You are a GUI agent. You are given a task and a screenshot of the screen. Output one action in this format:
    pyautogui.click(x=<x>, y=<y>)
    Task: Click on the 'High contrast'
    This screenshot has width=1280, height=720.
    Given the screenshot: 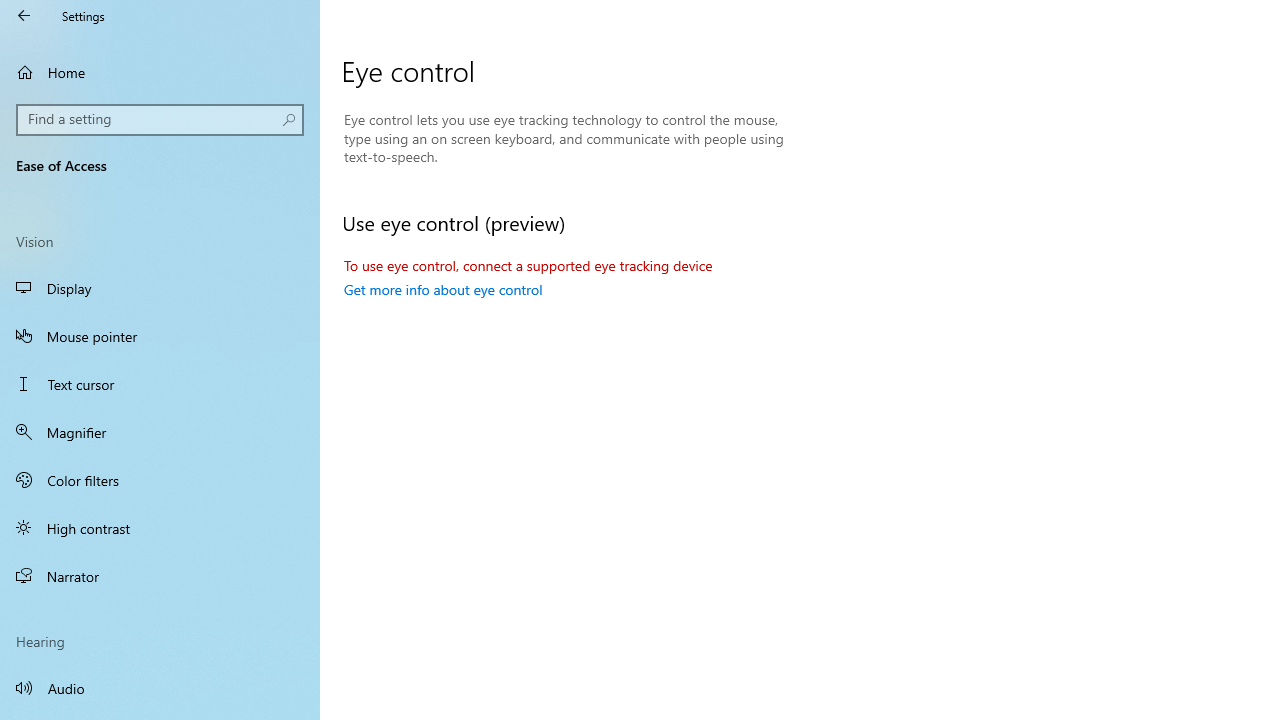 What is the action you would take?
    pyautogui.click(x=160, y=527)
    